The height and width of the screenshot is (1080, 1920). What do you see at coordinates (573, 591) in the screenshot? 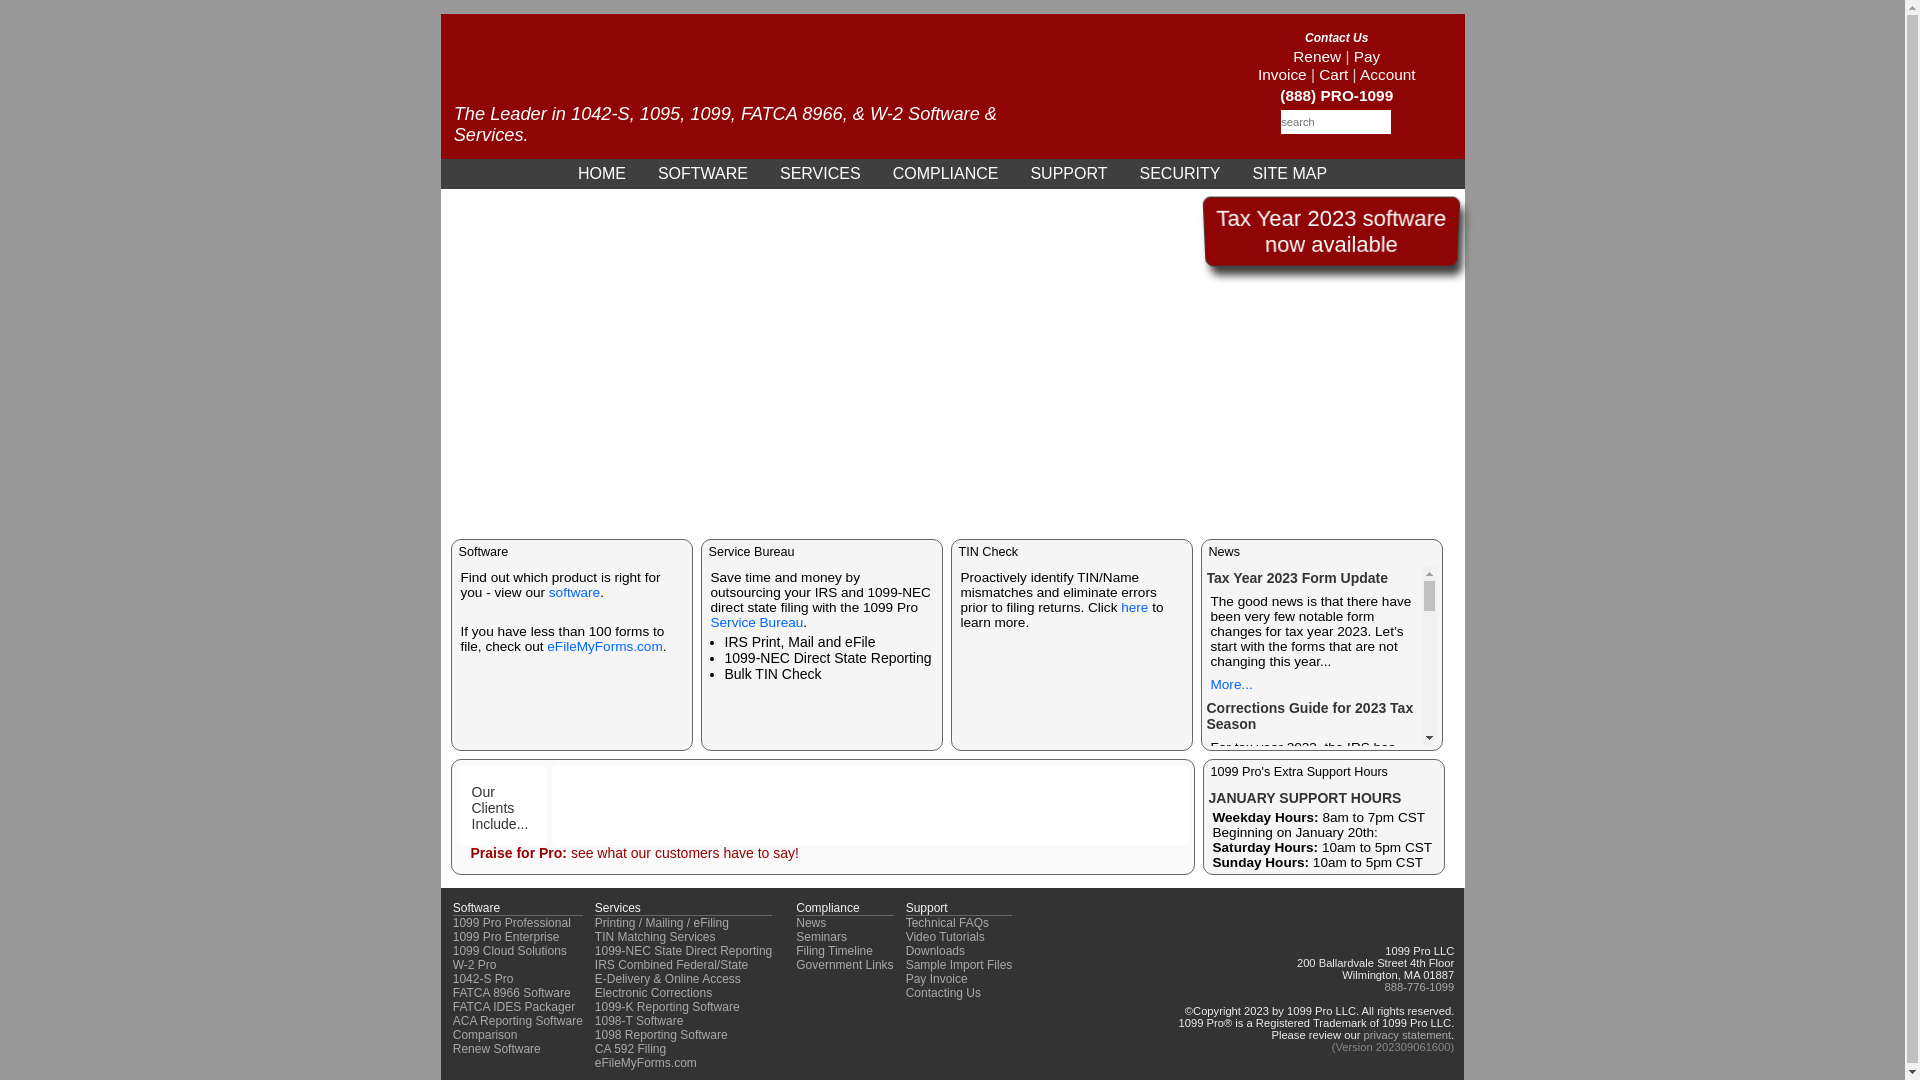
I see `'software'` at bounding box center [573, 591].